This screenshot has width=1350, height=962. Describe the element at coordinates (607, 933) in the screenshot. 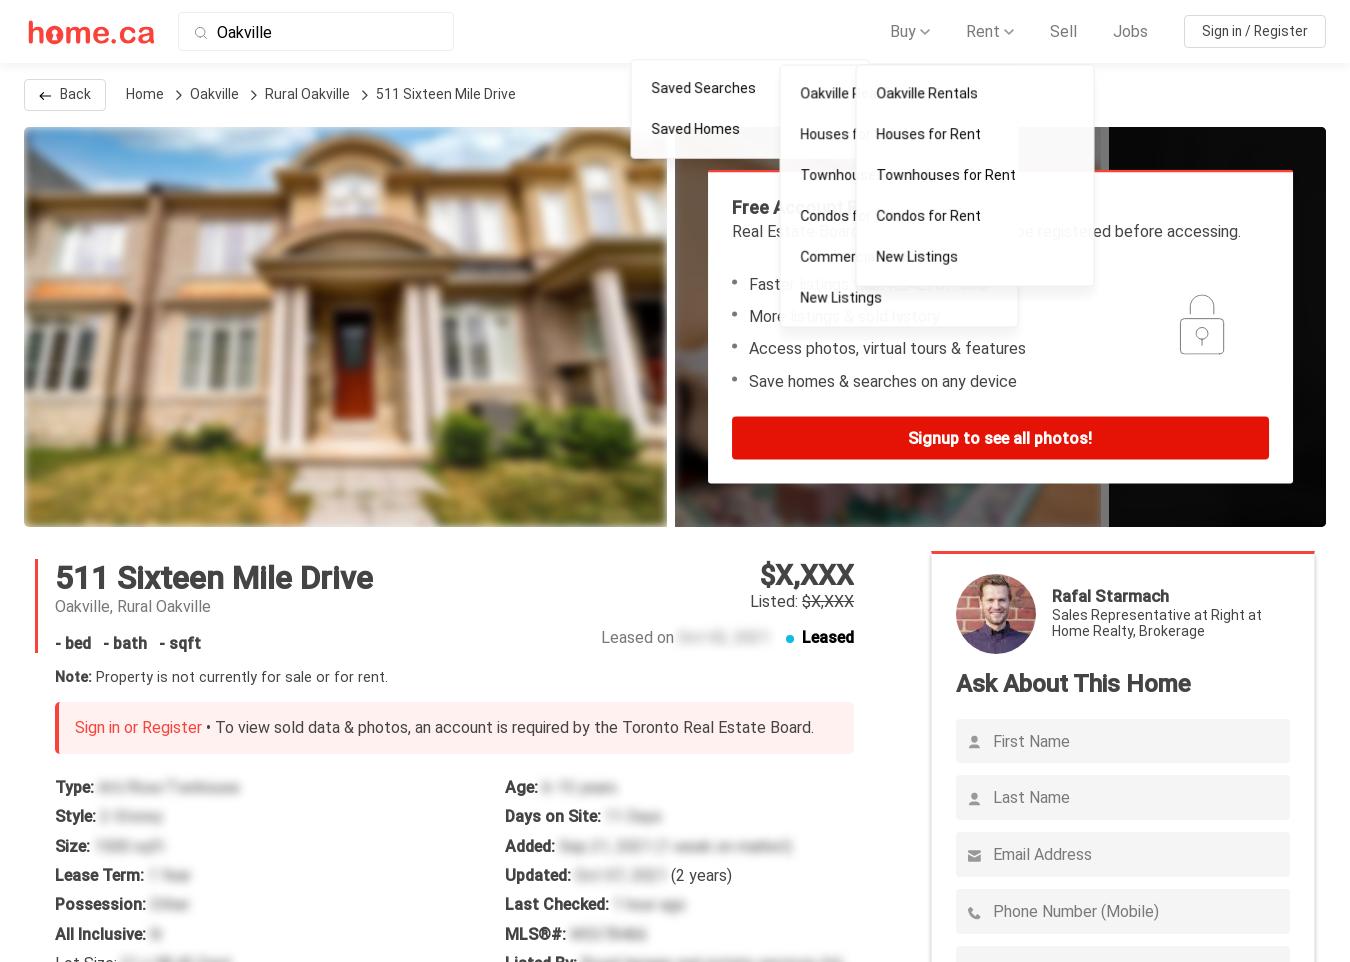

I see `'W5378466'` at that location.